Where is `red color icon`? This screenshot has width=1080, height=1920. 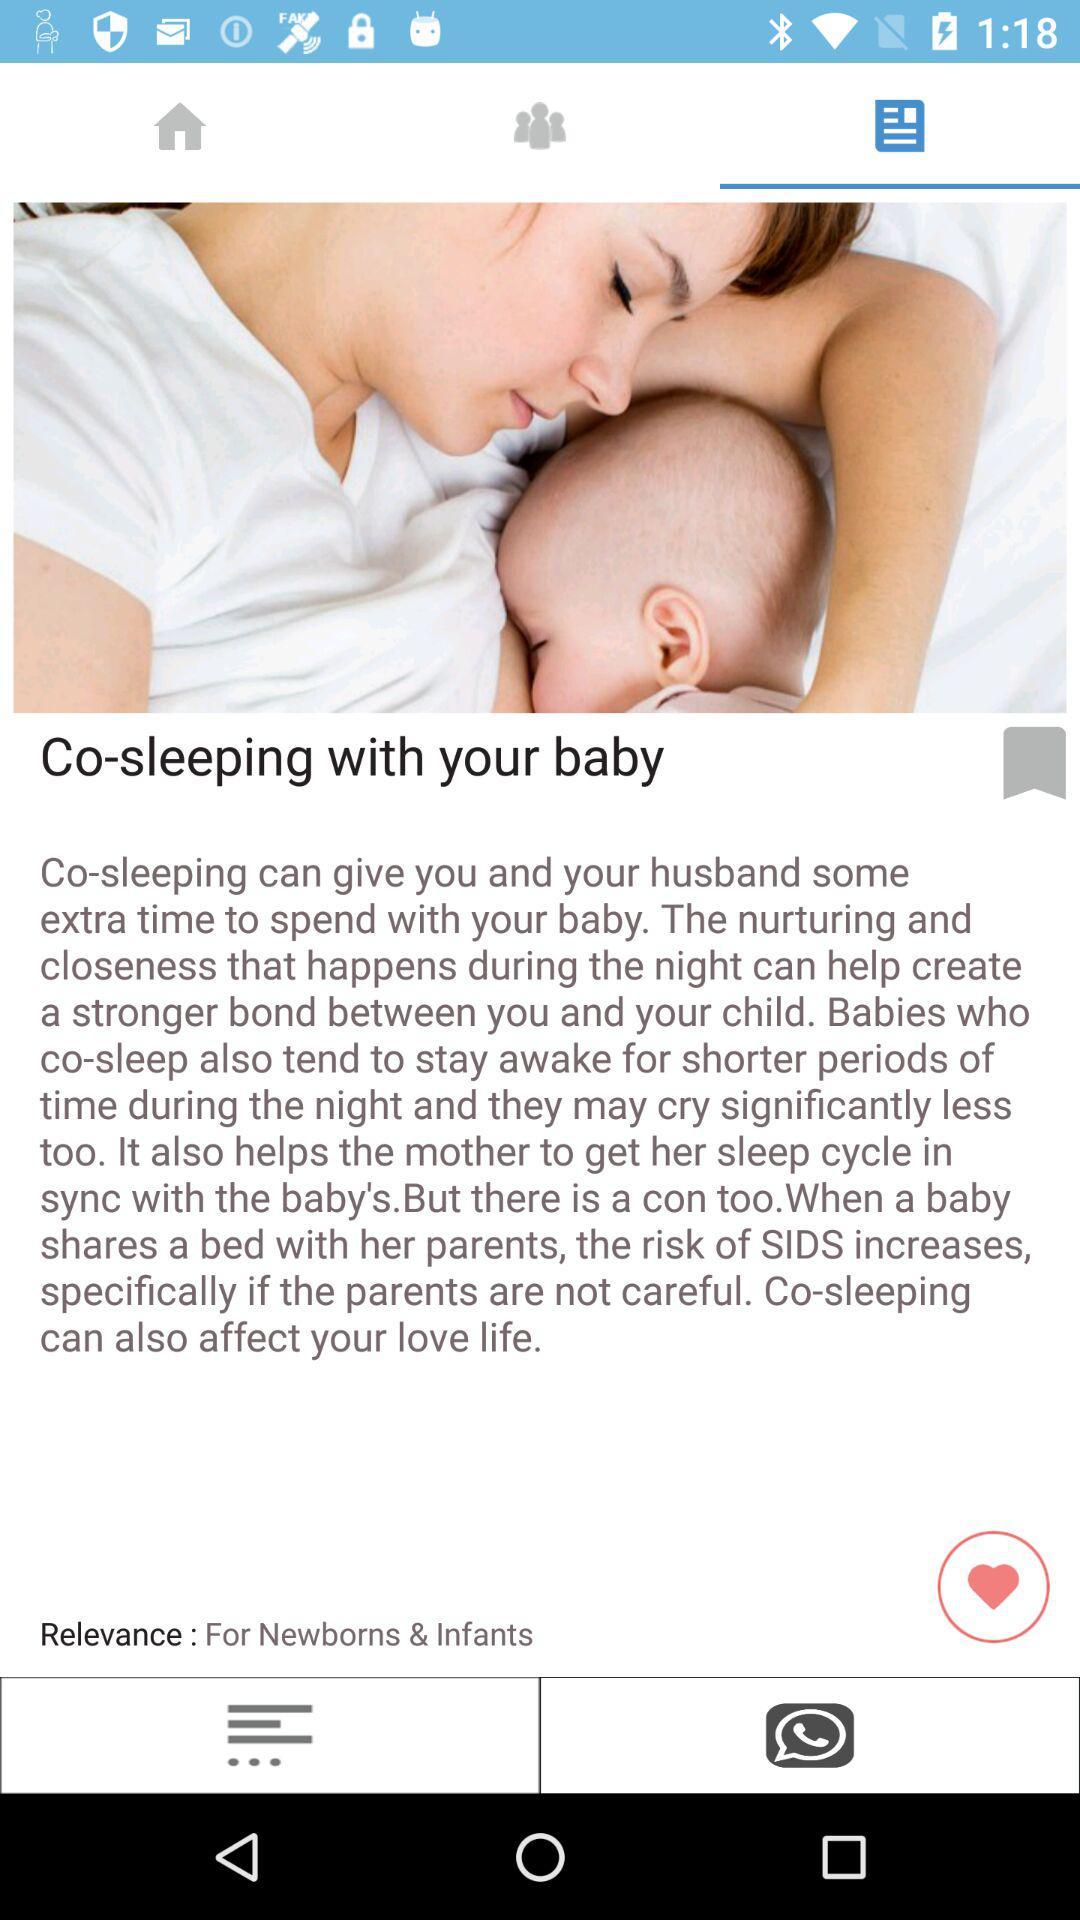
red color icon is located at coordinates (1001, 1584).